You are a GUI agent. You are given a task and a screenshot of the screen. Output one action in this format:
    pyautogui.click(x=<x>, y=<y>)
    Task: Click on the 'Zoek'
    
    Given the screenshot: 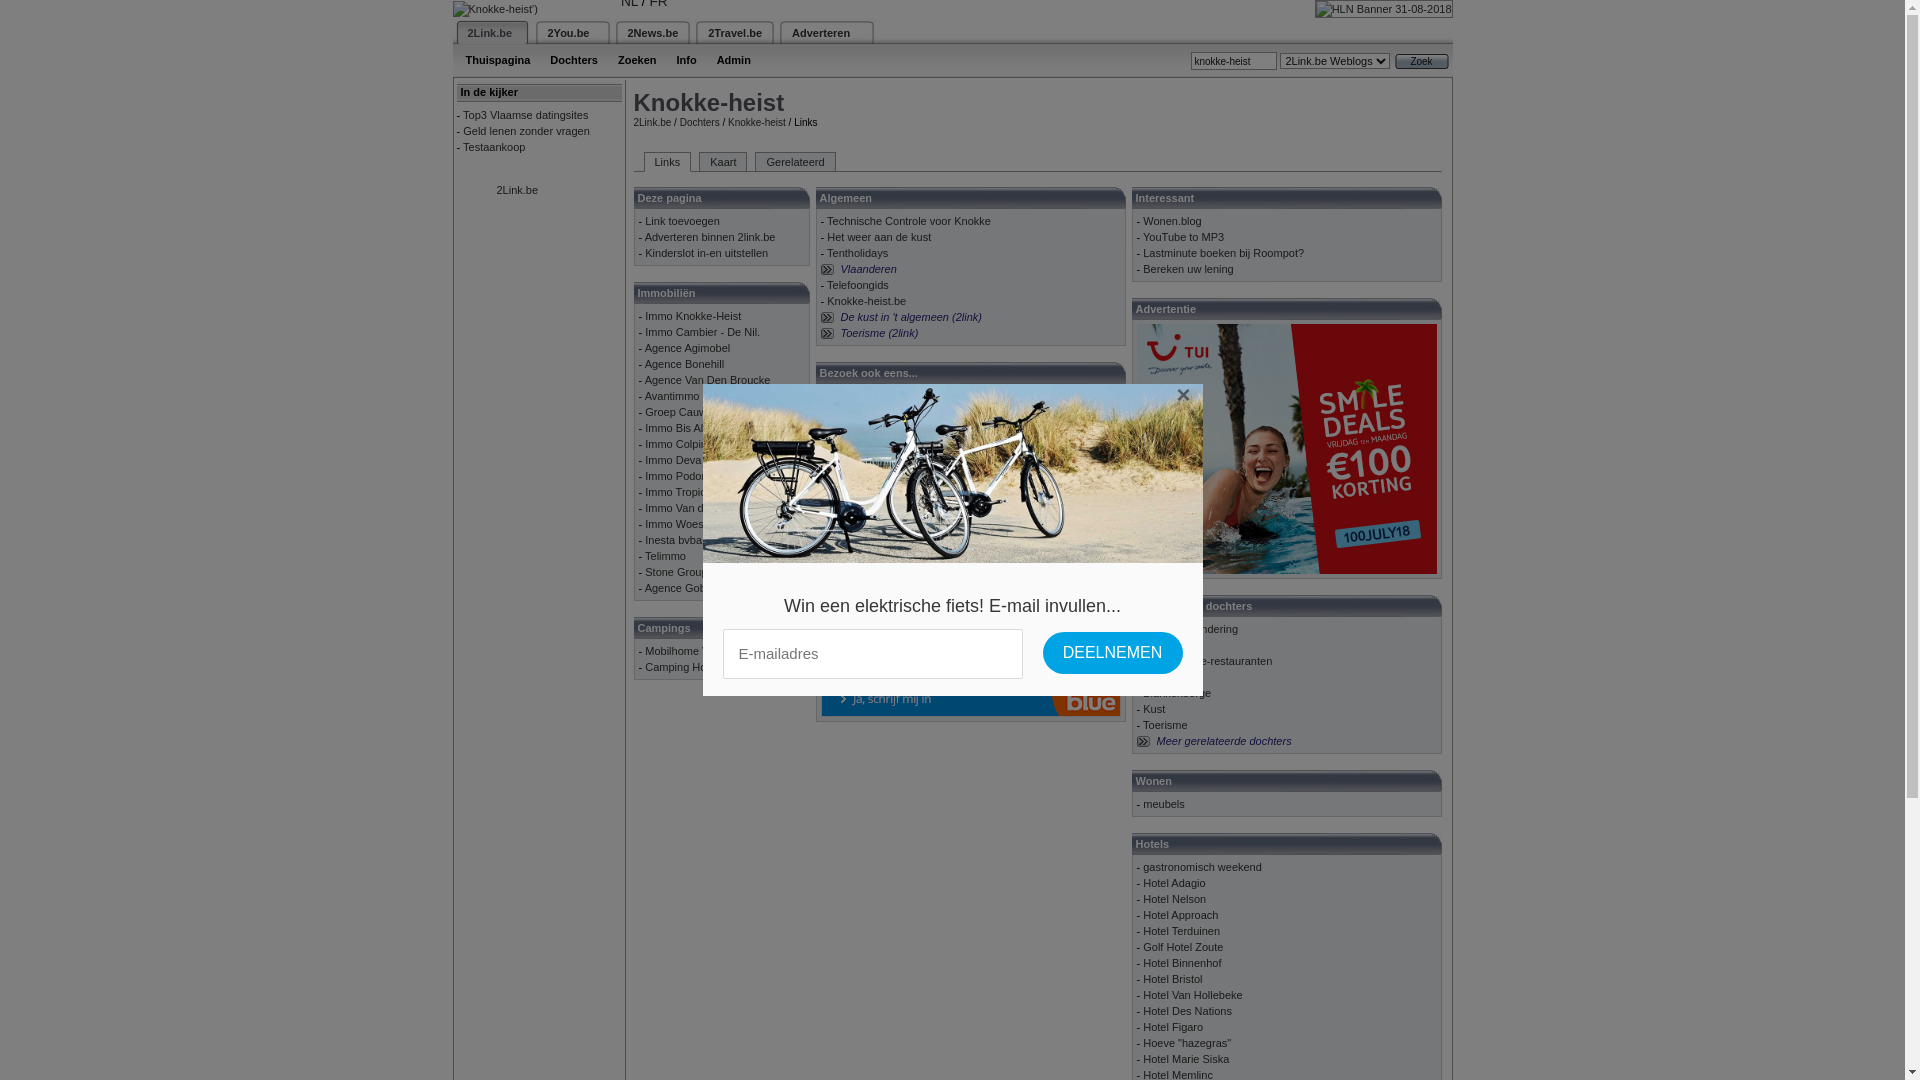 What is the action you would take?
    pyautogui.click(x=1419, y=60)
    